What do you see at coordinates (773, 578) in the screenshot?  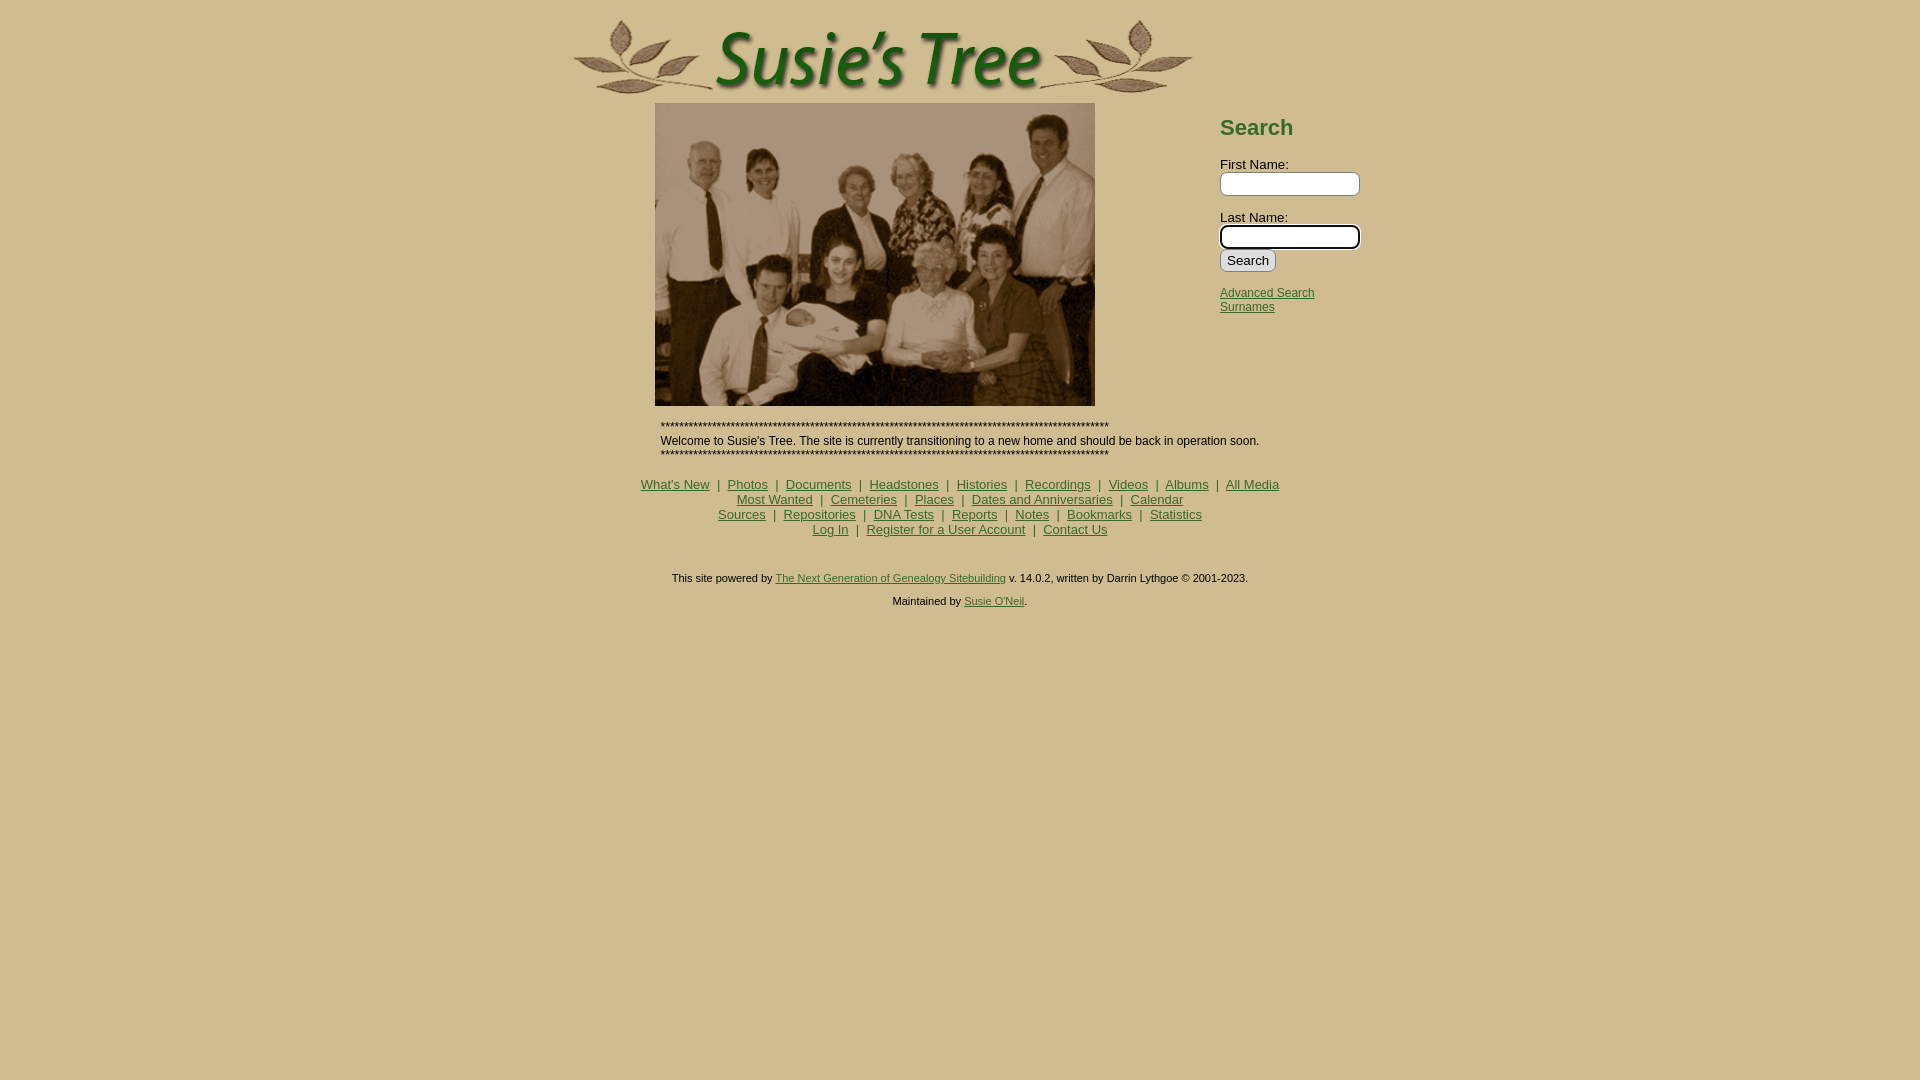 I see `'The Next Generation of Genealogy Sitebuilding'` at bounding box center [773, 578].